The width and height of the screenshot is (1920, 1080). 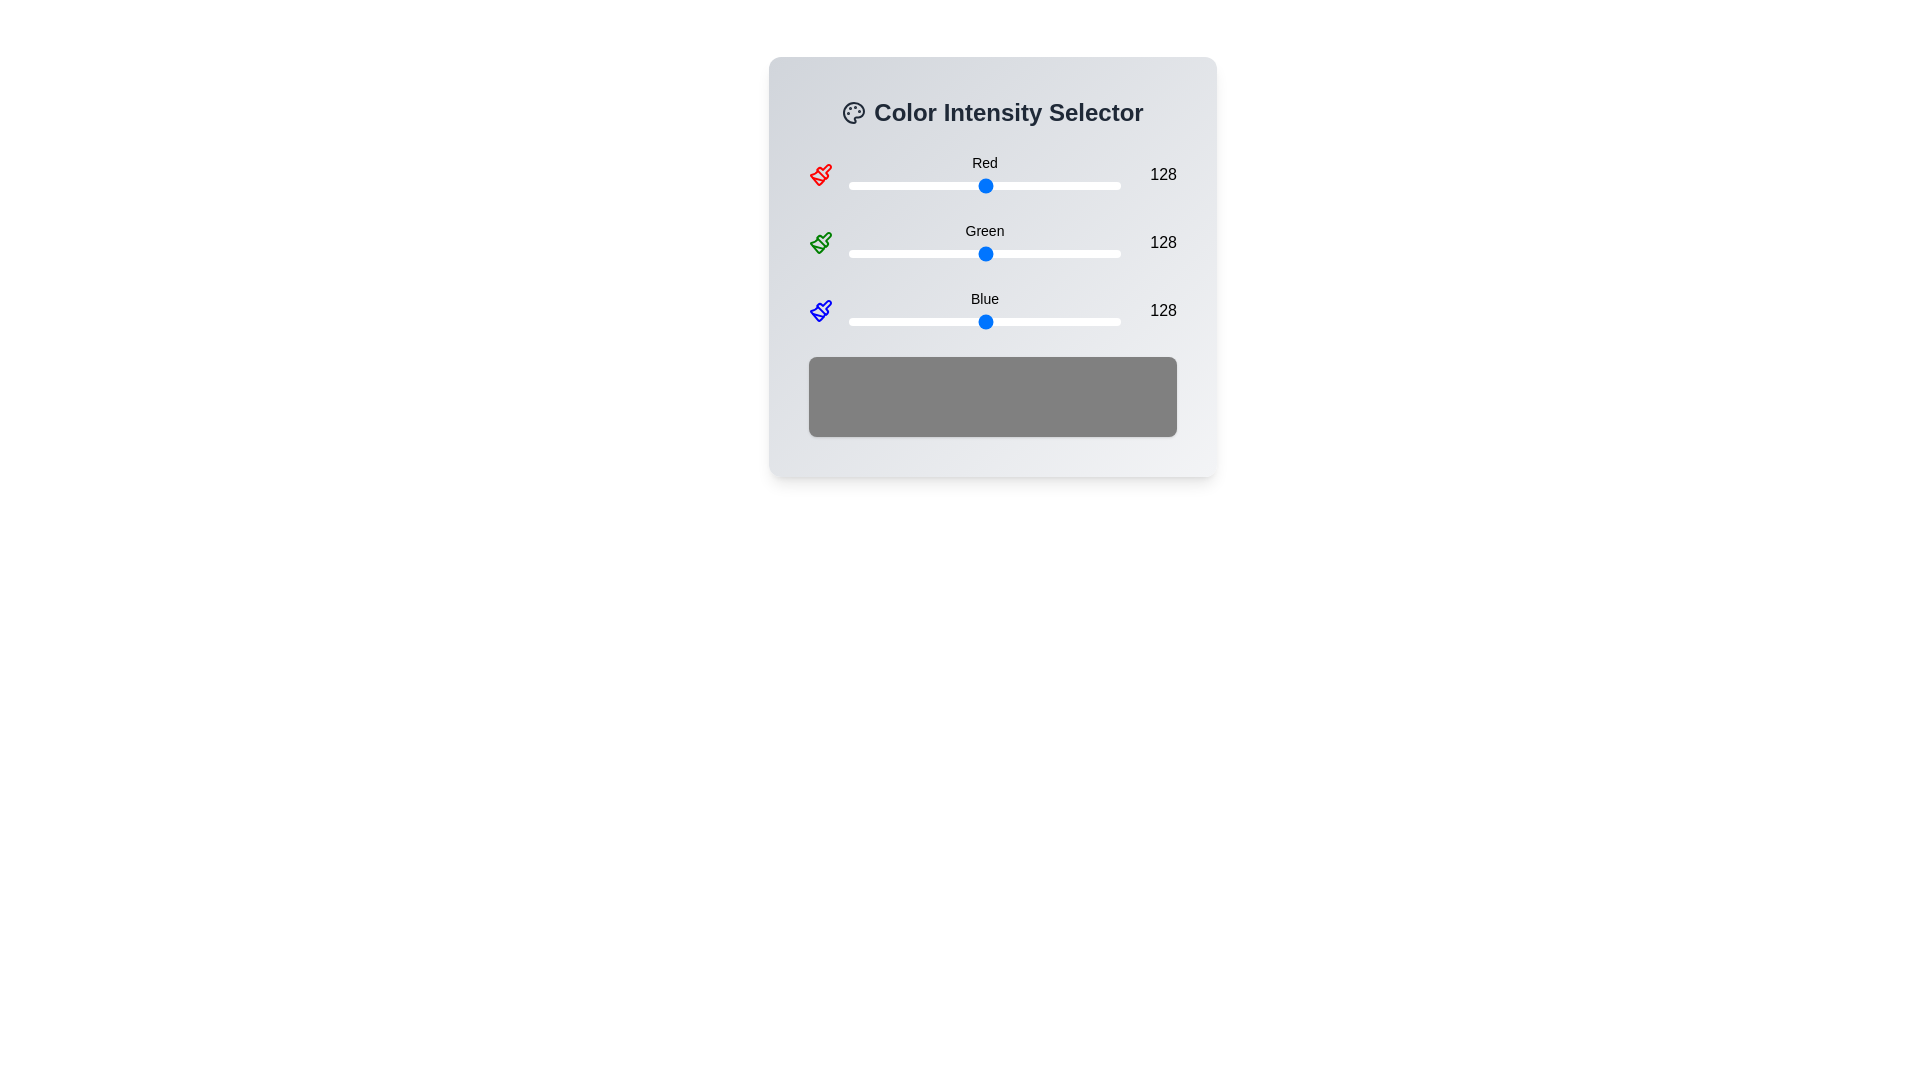 What do you see at coordinates (1101, 253) in the screenshot?
I see `the green intensity` at bounding box center [1101, 253].